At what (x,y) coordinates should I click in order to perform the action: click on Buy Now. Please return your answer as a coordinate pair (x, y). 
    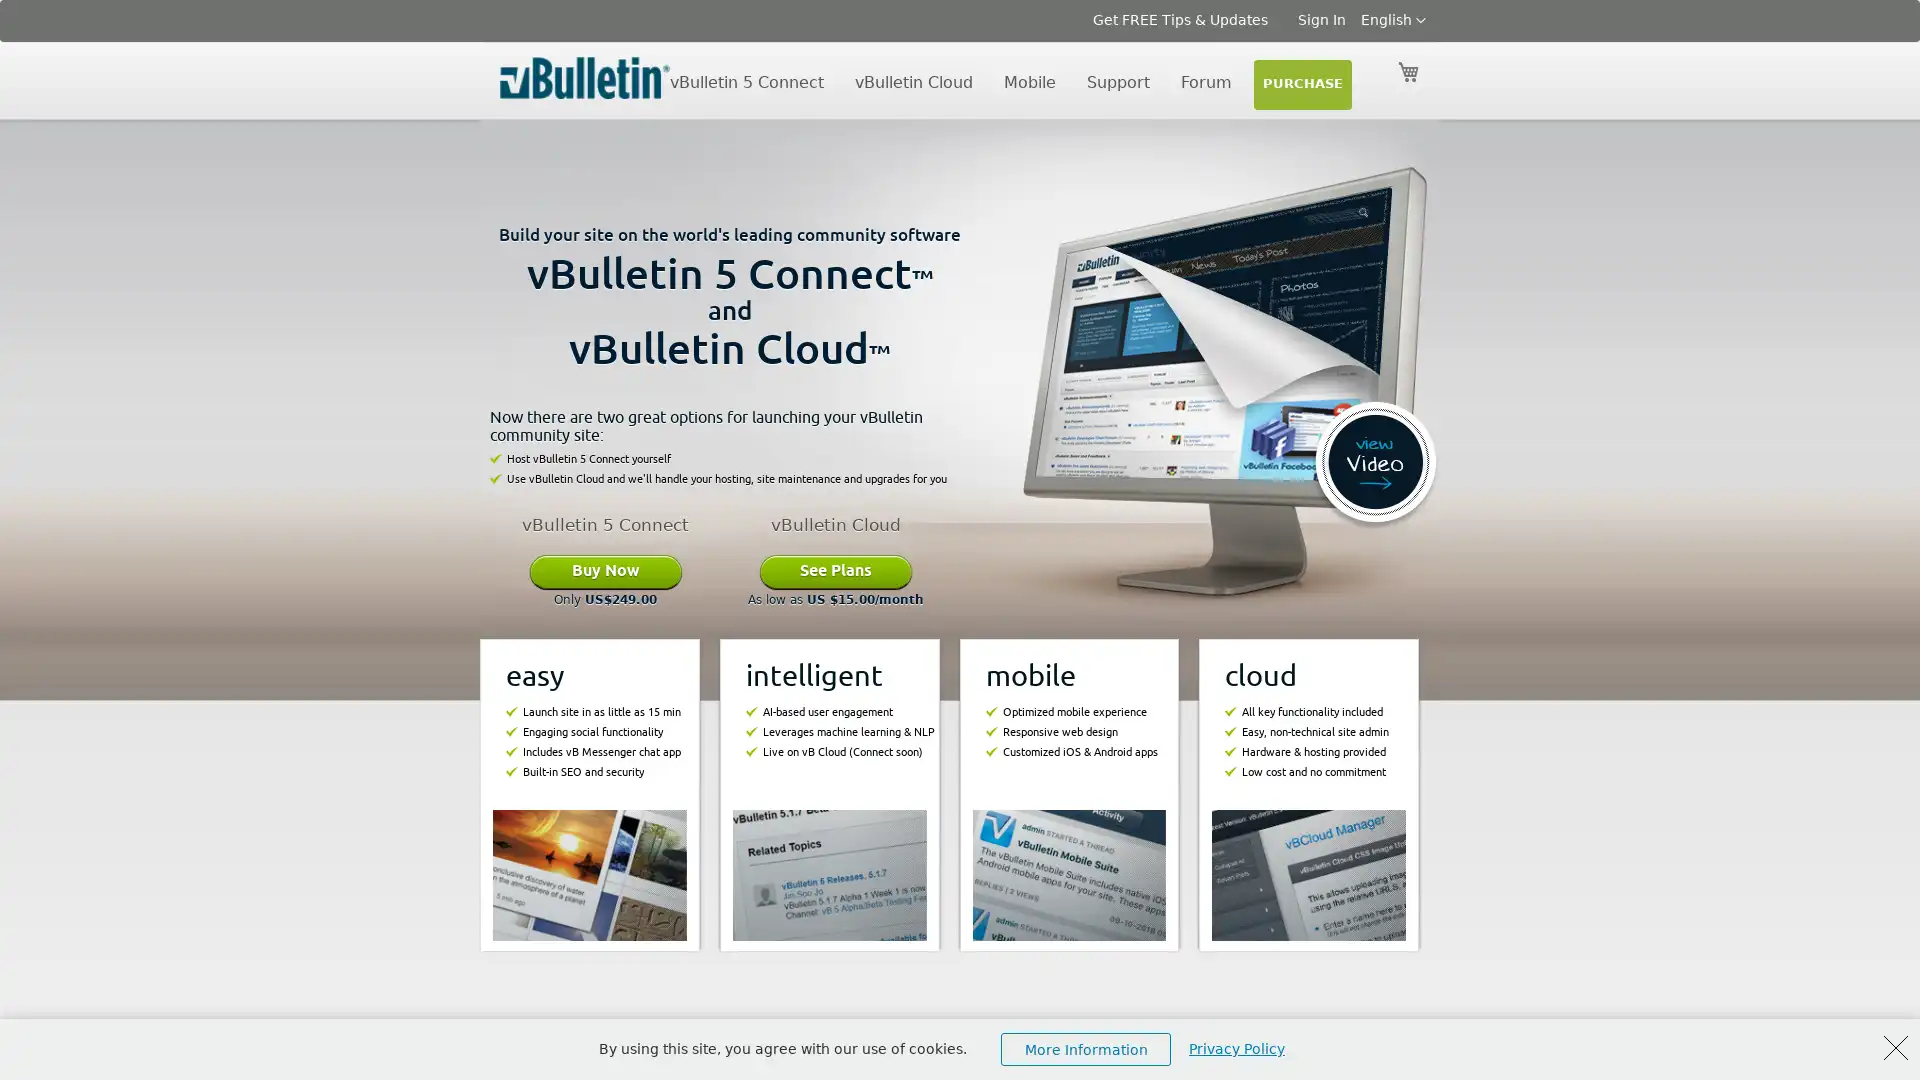
    Looking at the image, I should click on (604, 570).